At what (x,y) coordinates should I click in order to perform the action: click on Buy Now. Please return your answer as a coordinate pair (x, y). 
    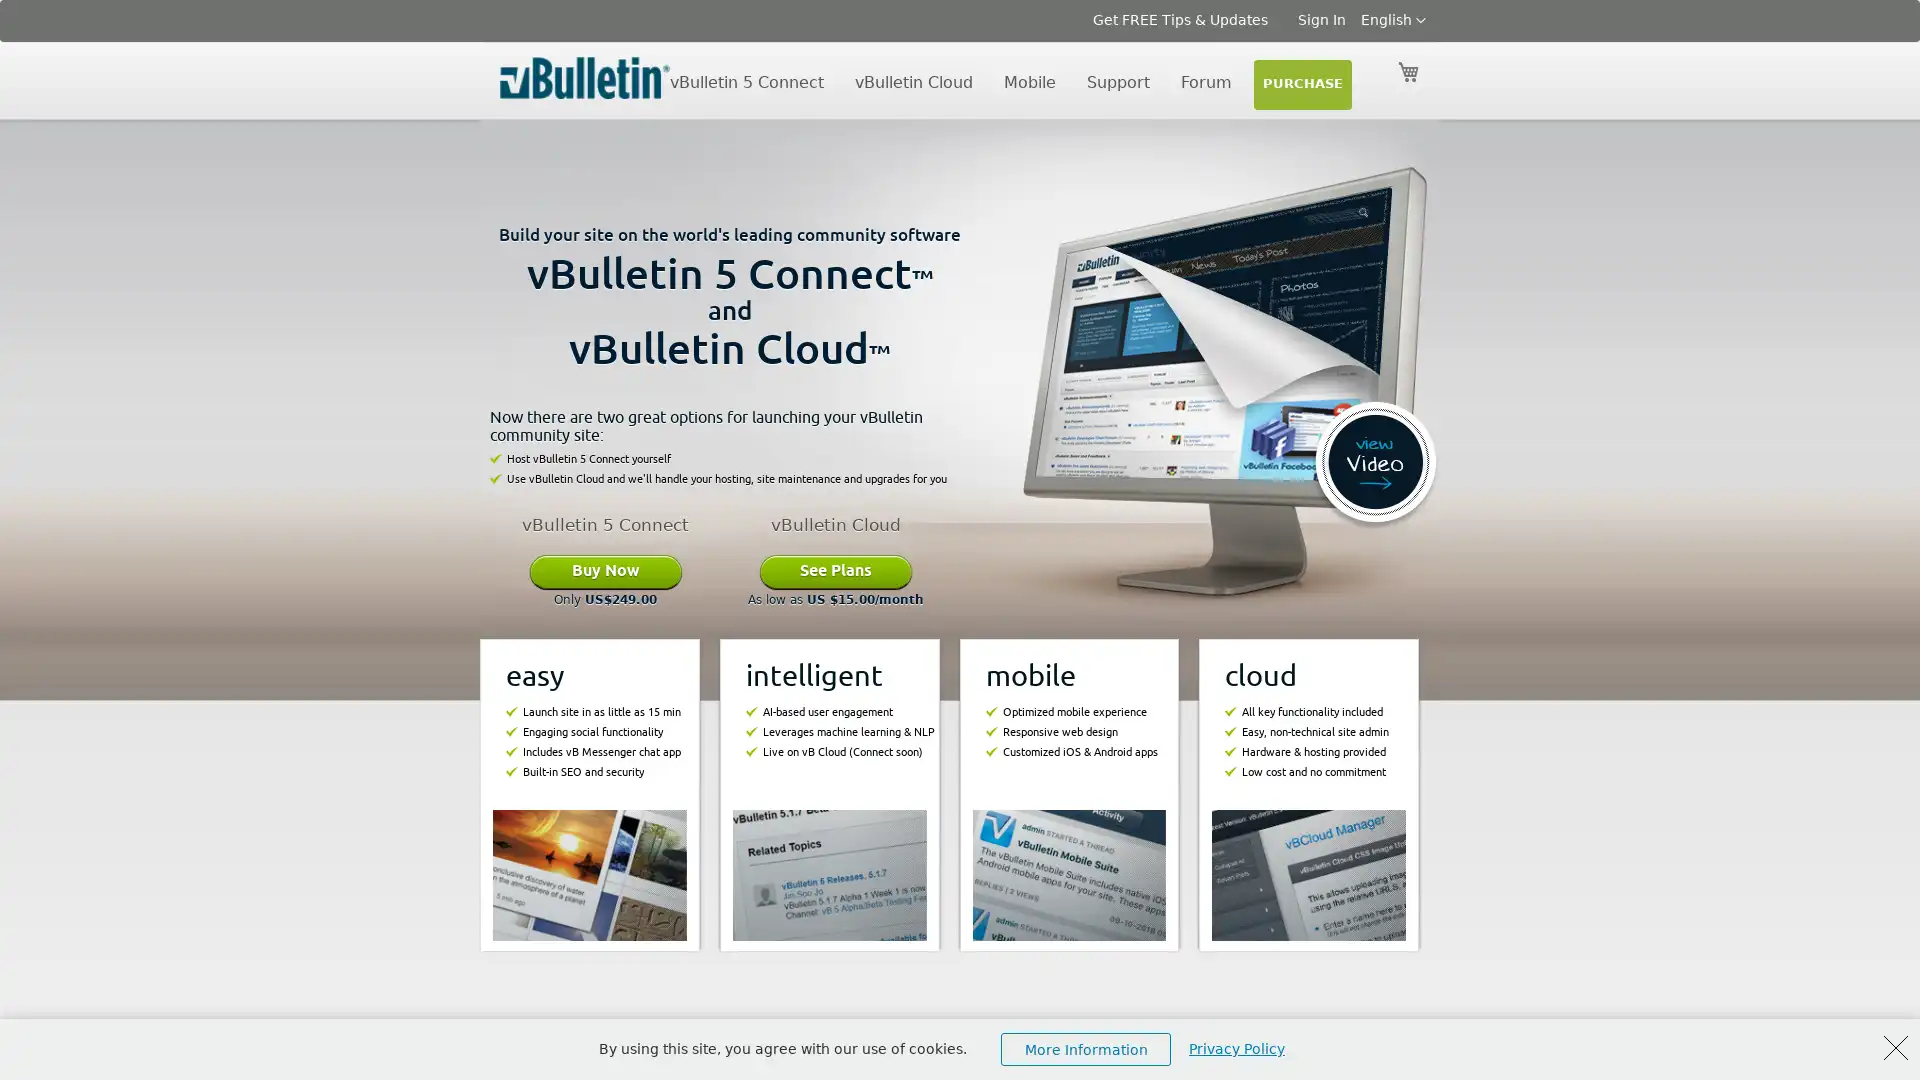
    Looking at the image, I should click on (604, 570).